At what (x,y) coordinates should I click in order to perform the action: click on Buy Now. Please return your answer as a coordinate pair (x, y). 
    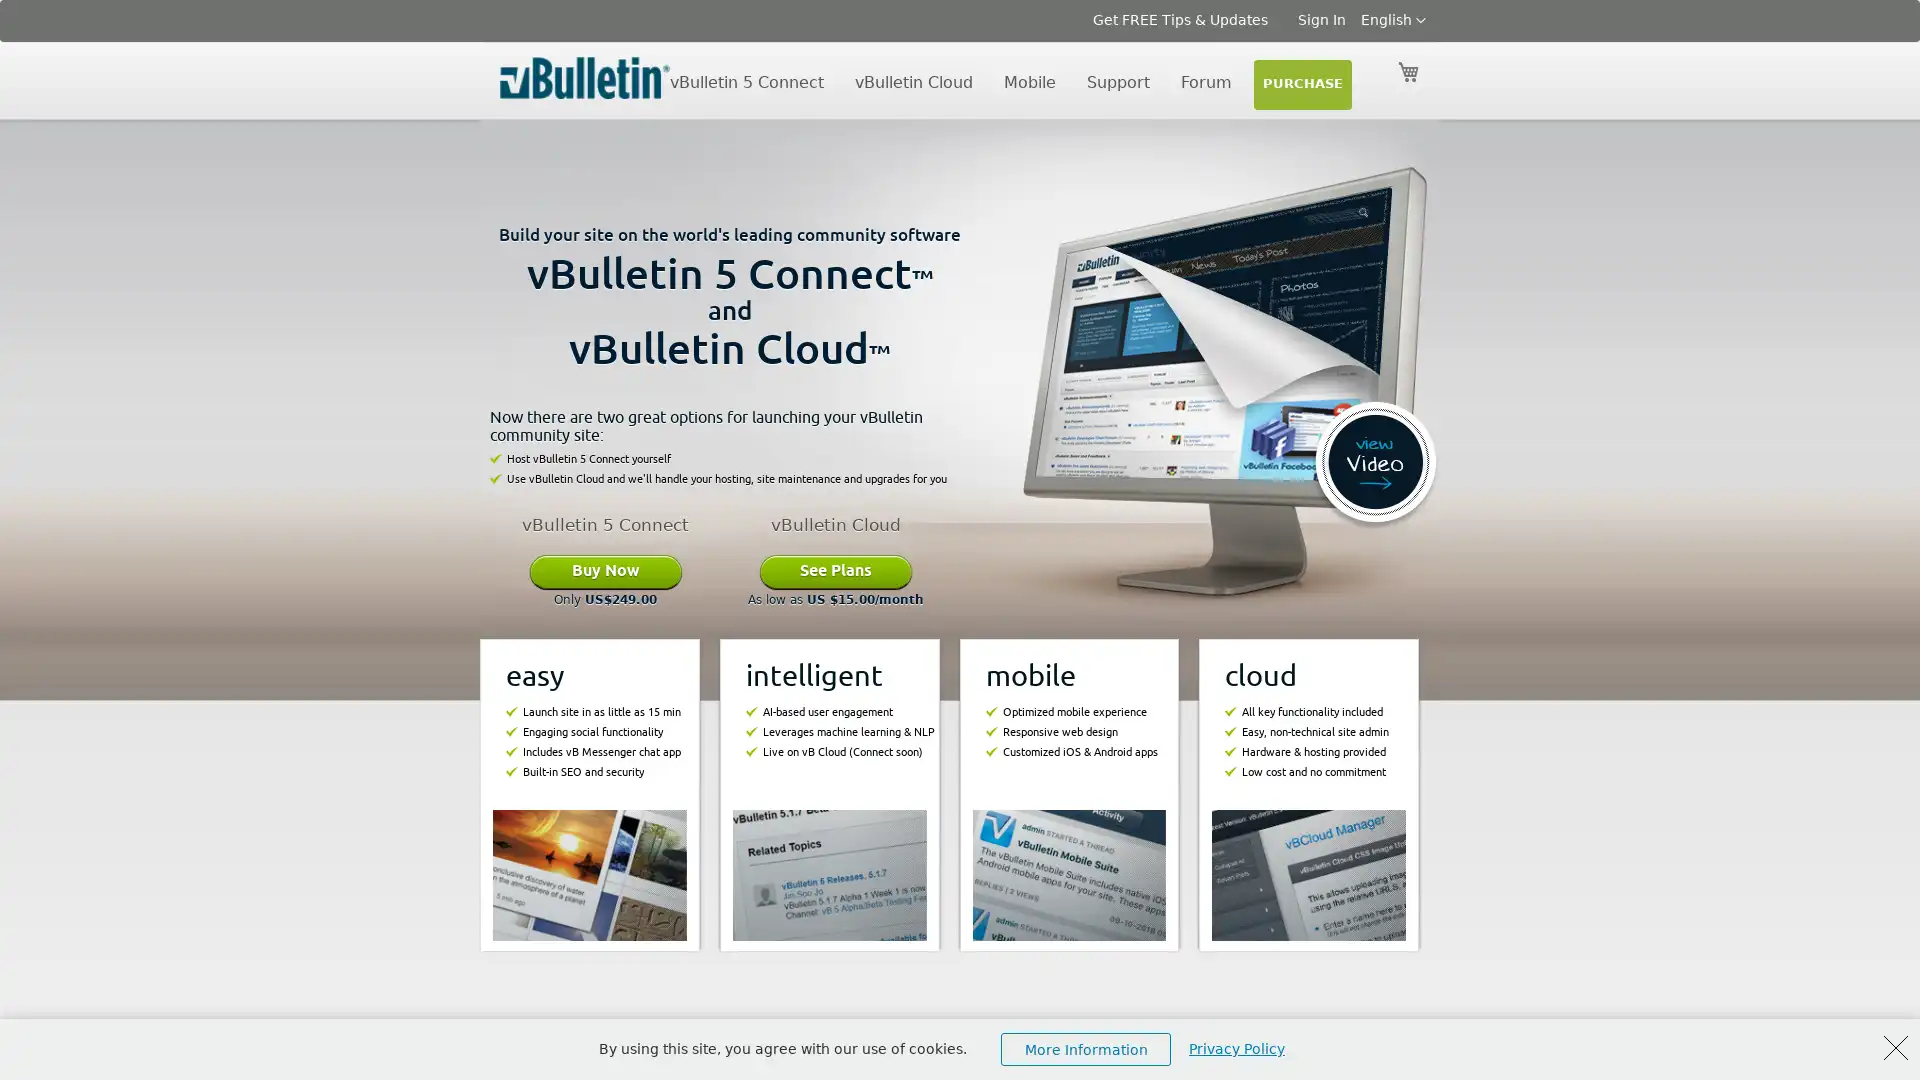
    Looking at the image, I should click on (604, 570).